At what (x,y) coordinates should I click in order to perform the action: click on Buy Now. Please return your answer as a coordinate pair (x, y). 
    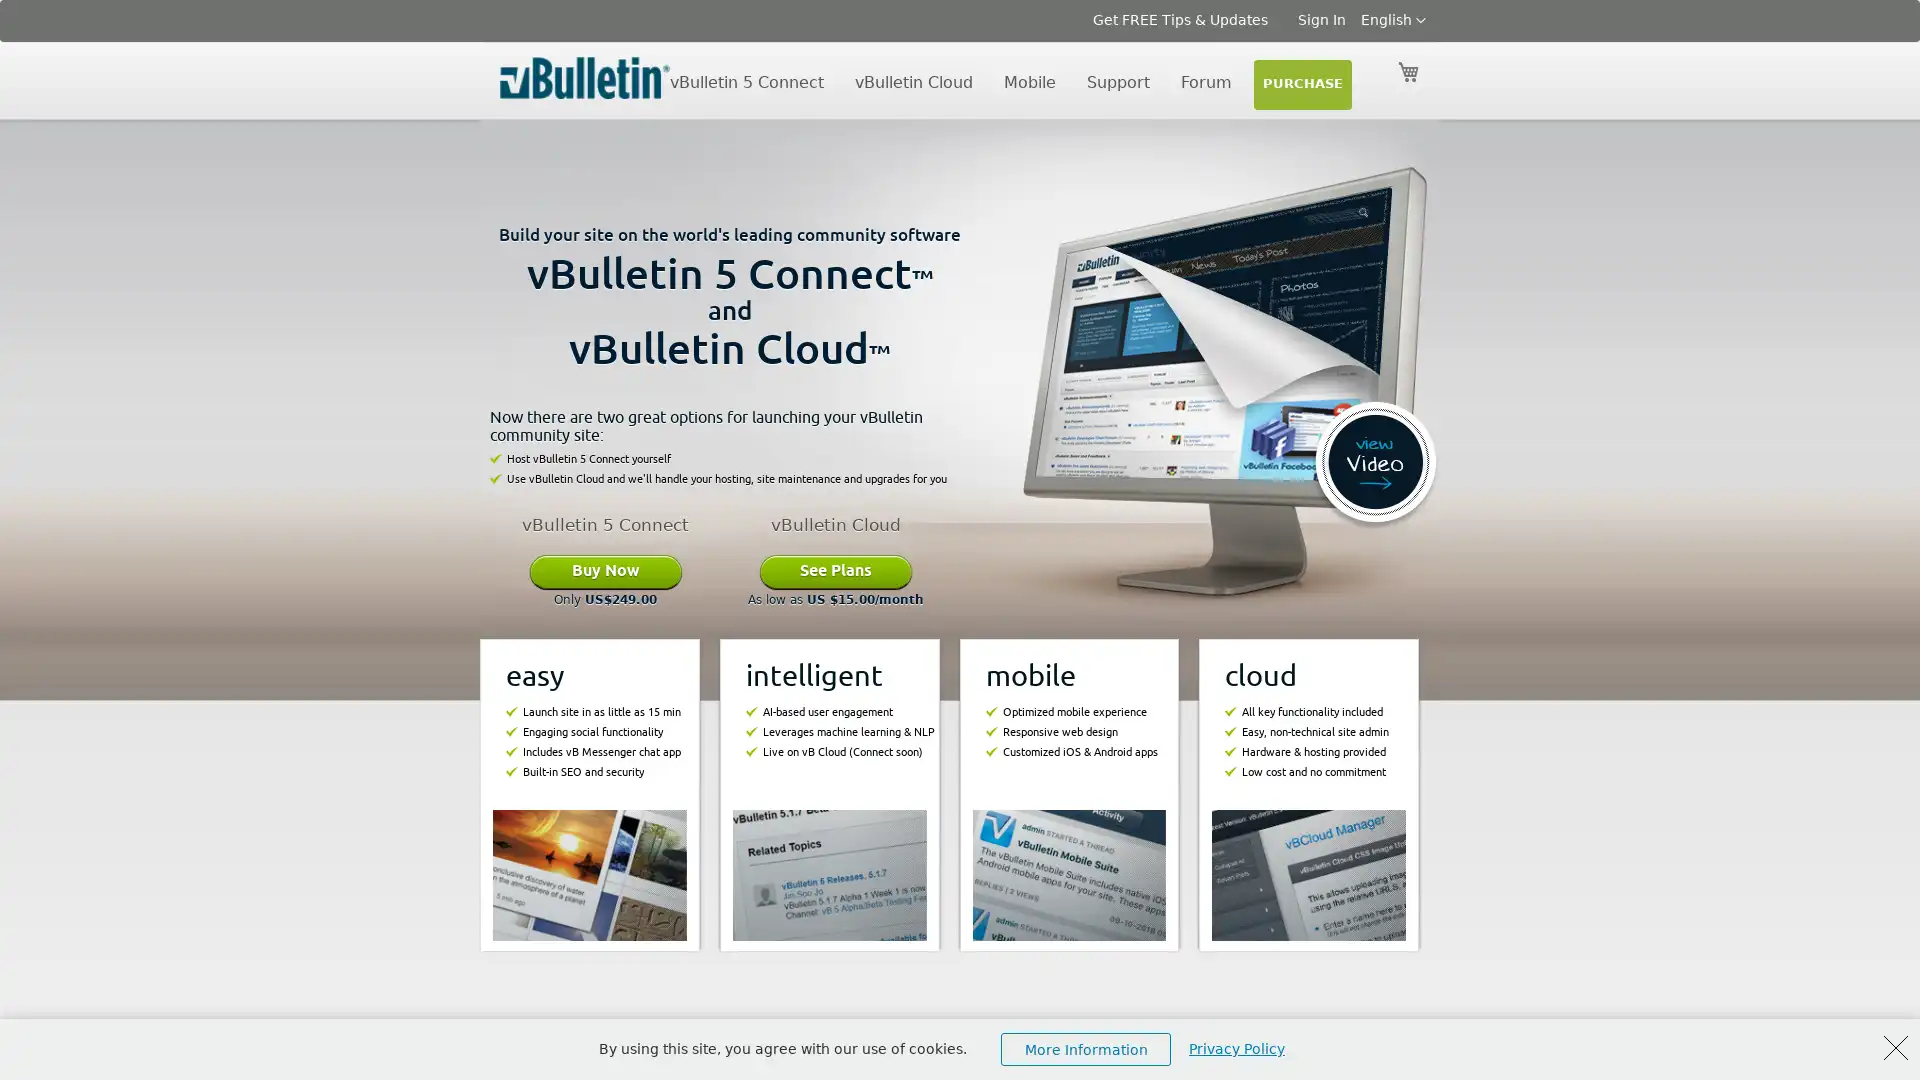
    Looking at the image, I should click on (604, 570).